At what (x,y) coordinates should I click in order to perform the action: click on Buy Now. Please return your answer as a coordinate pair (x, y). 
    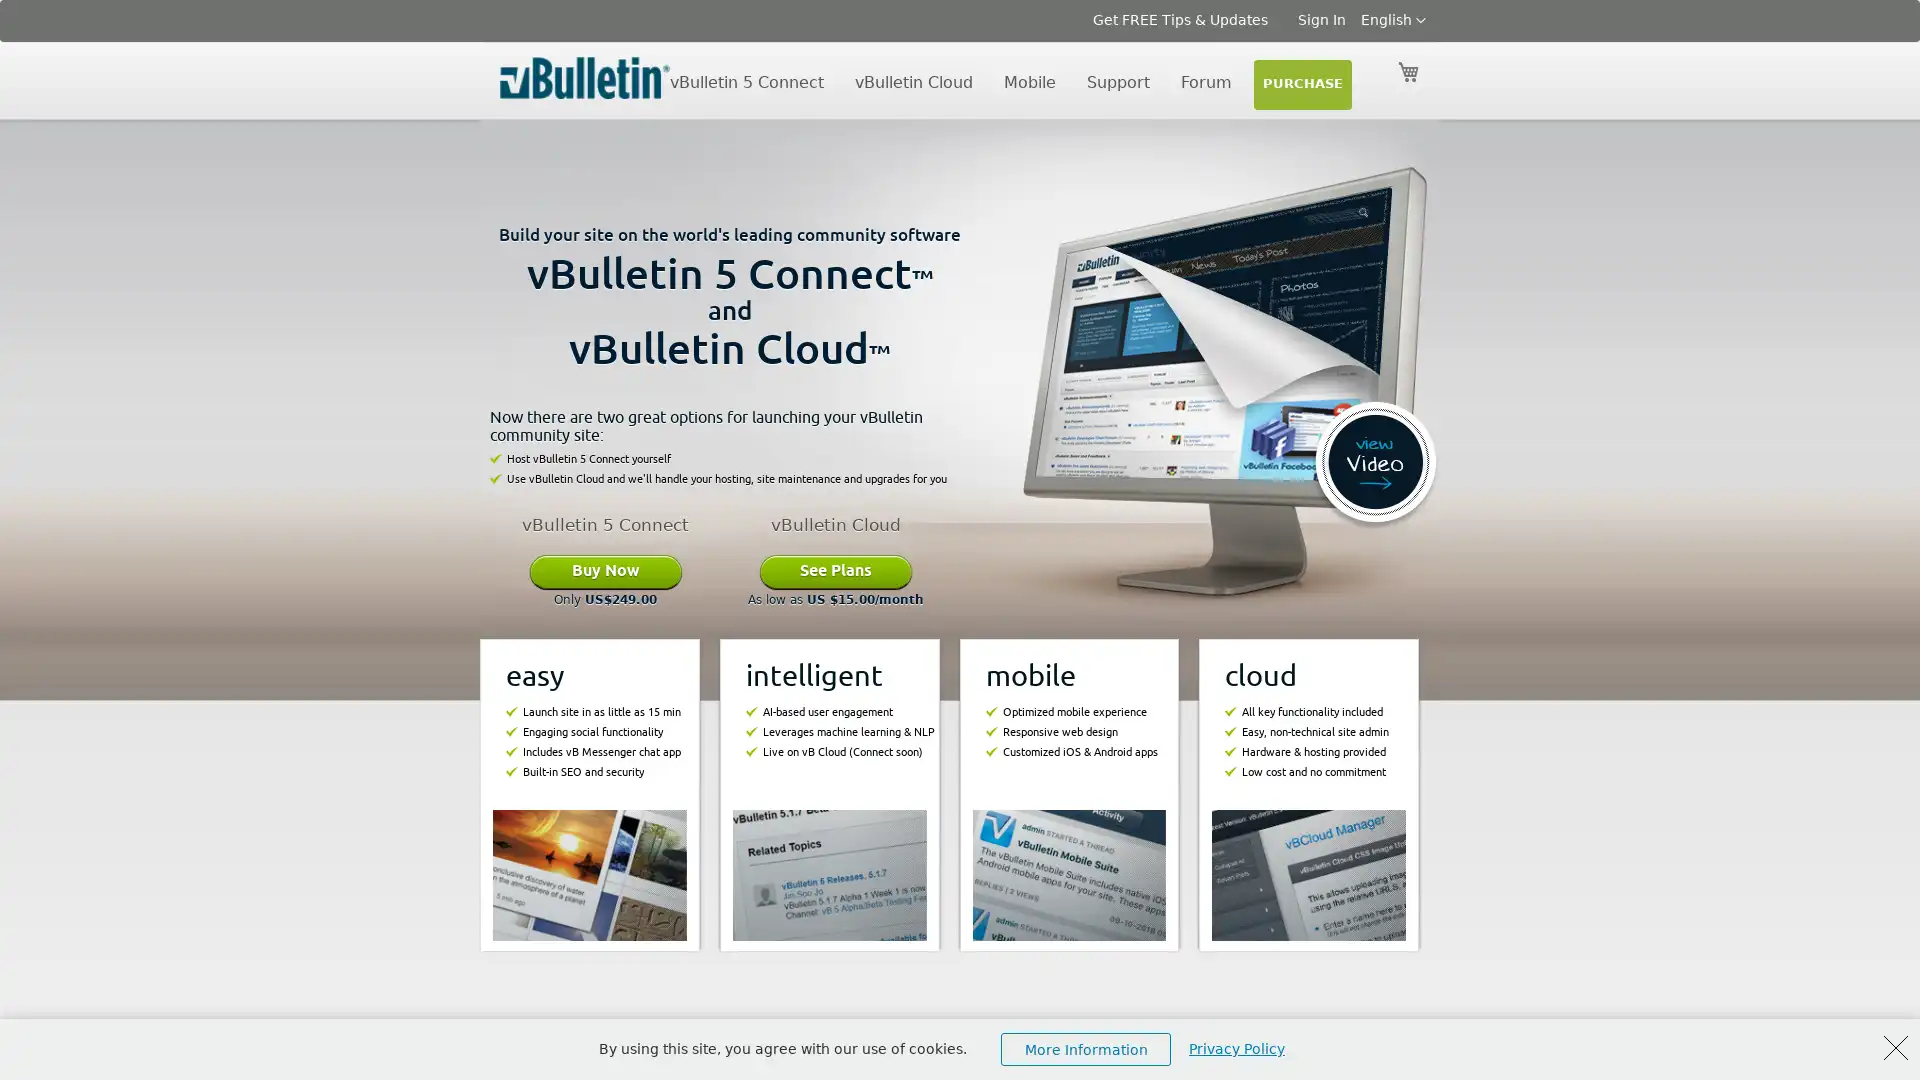
    Looking at the image, I should click on (604, 570).